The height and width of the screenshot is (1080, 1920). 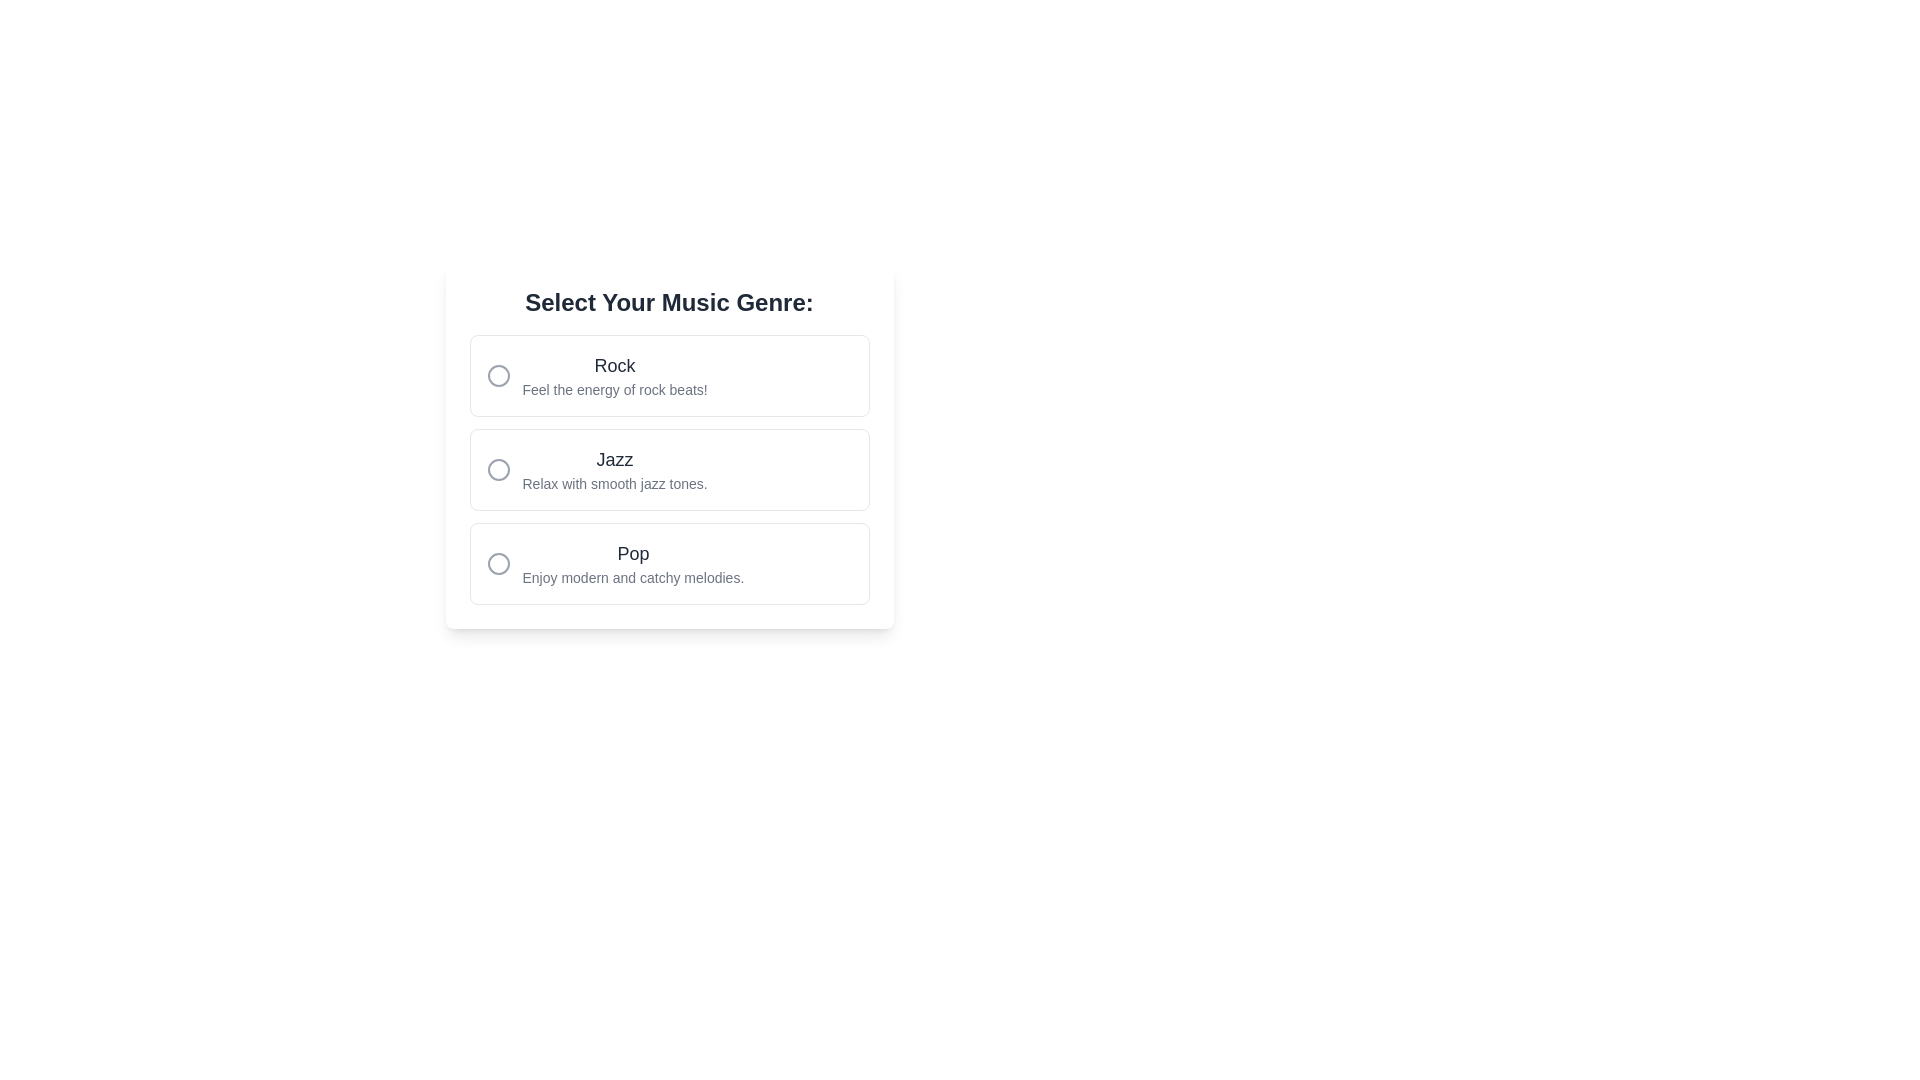 I want to click on the second genre option, 'Jazz', in the list, so click(x=669, y=470).